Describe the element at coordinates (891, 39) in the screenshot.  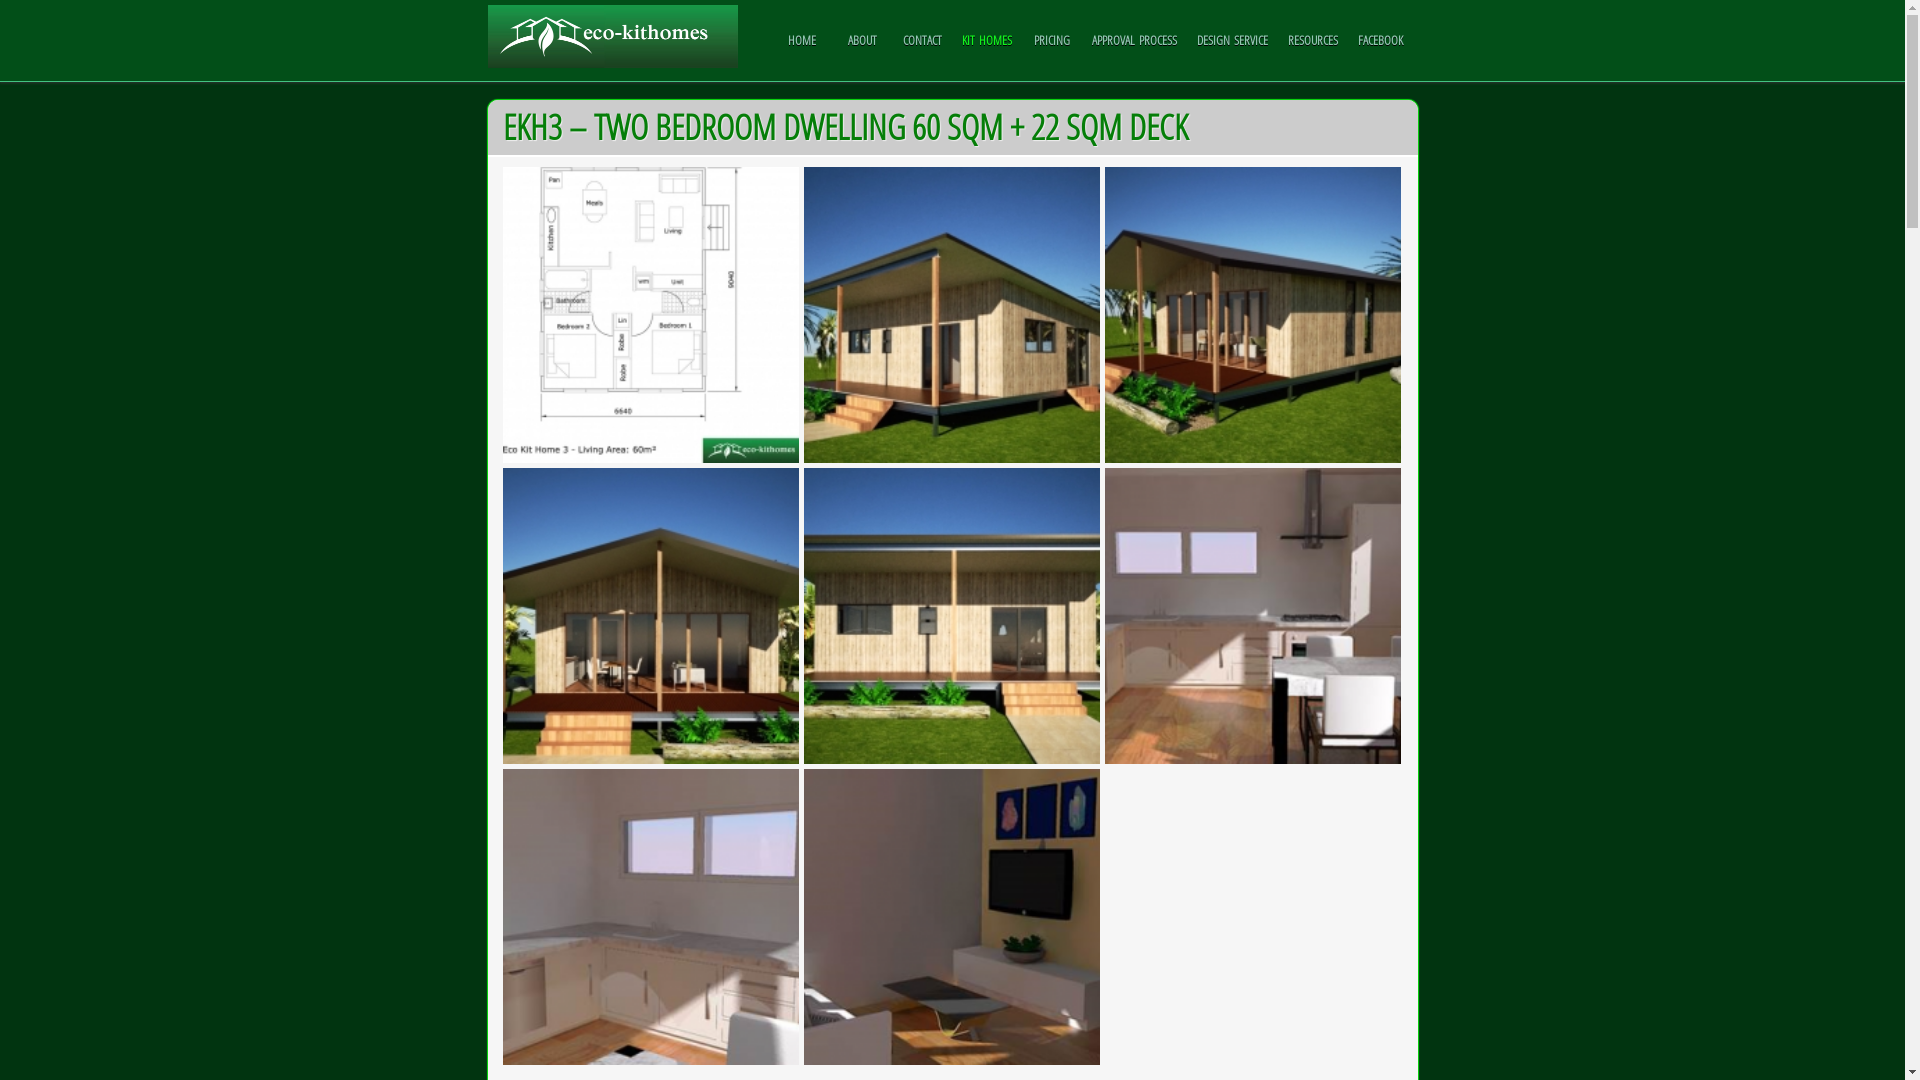
I see `'CONTACT'` at that location.